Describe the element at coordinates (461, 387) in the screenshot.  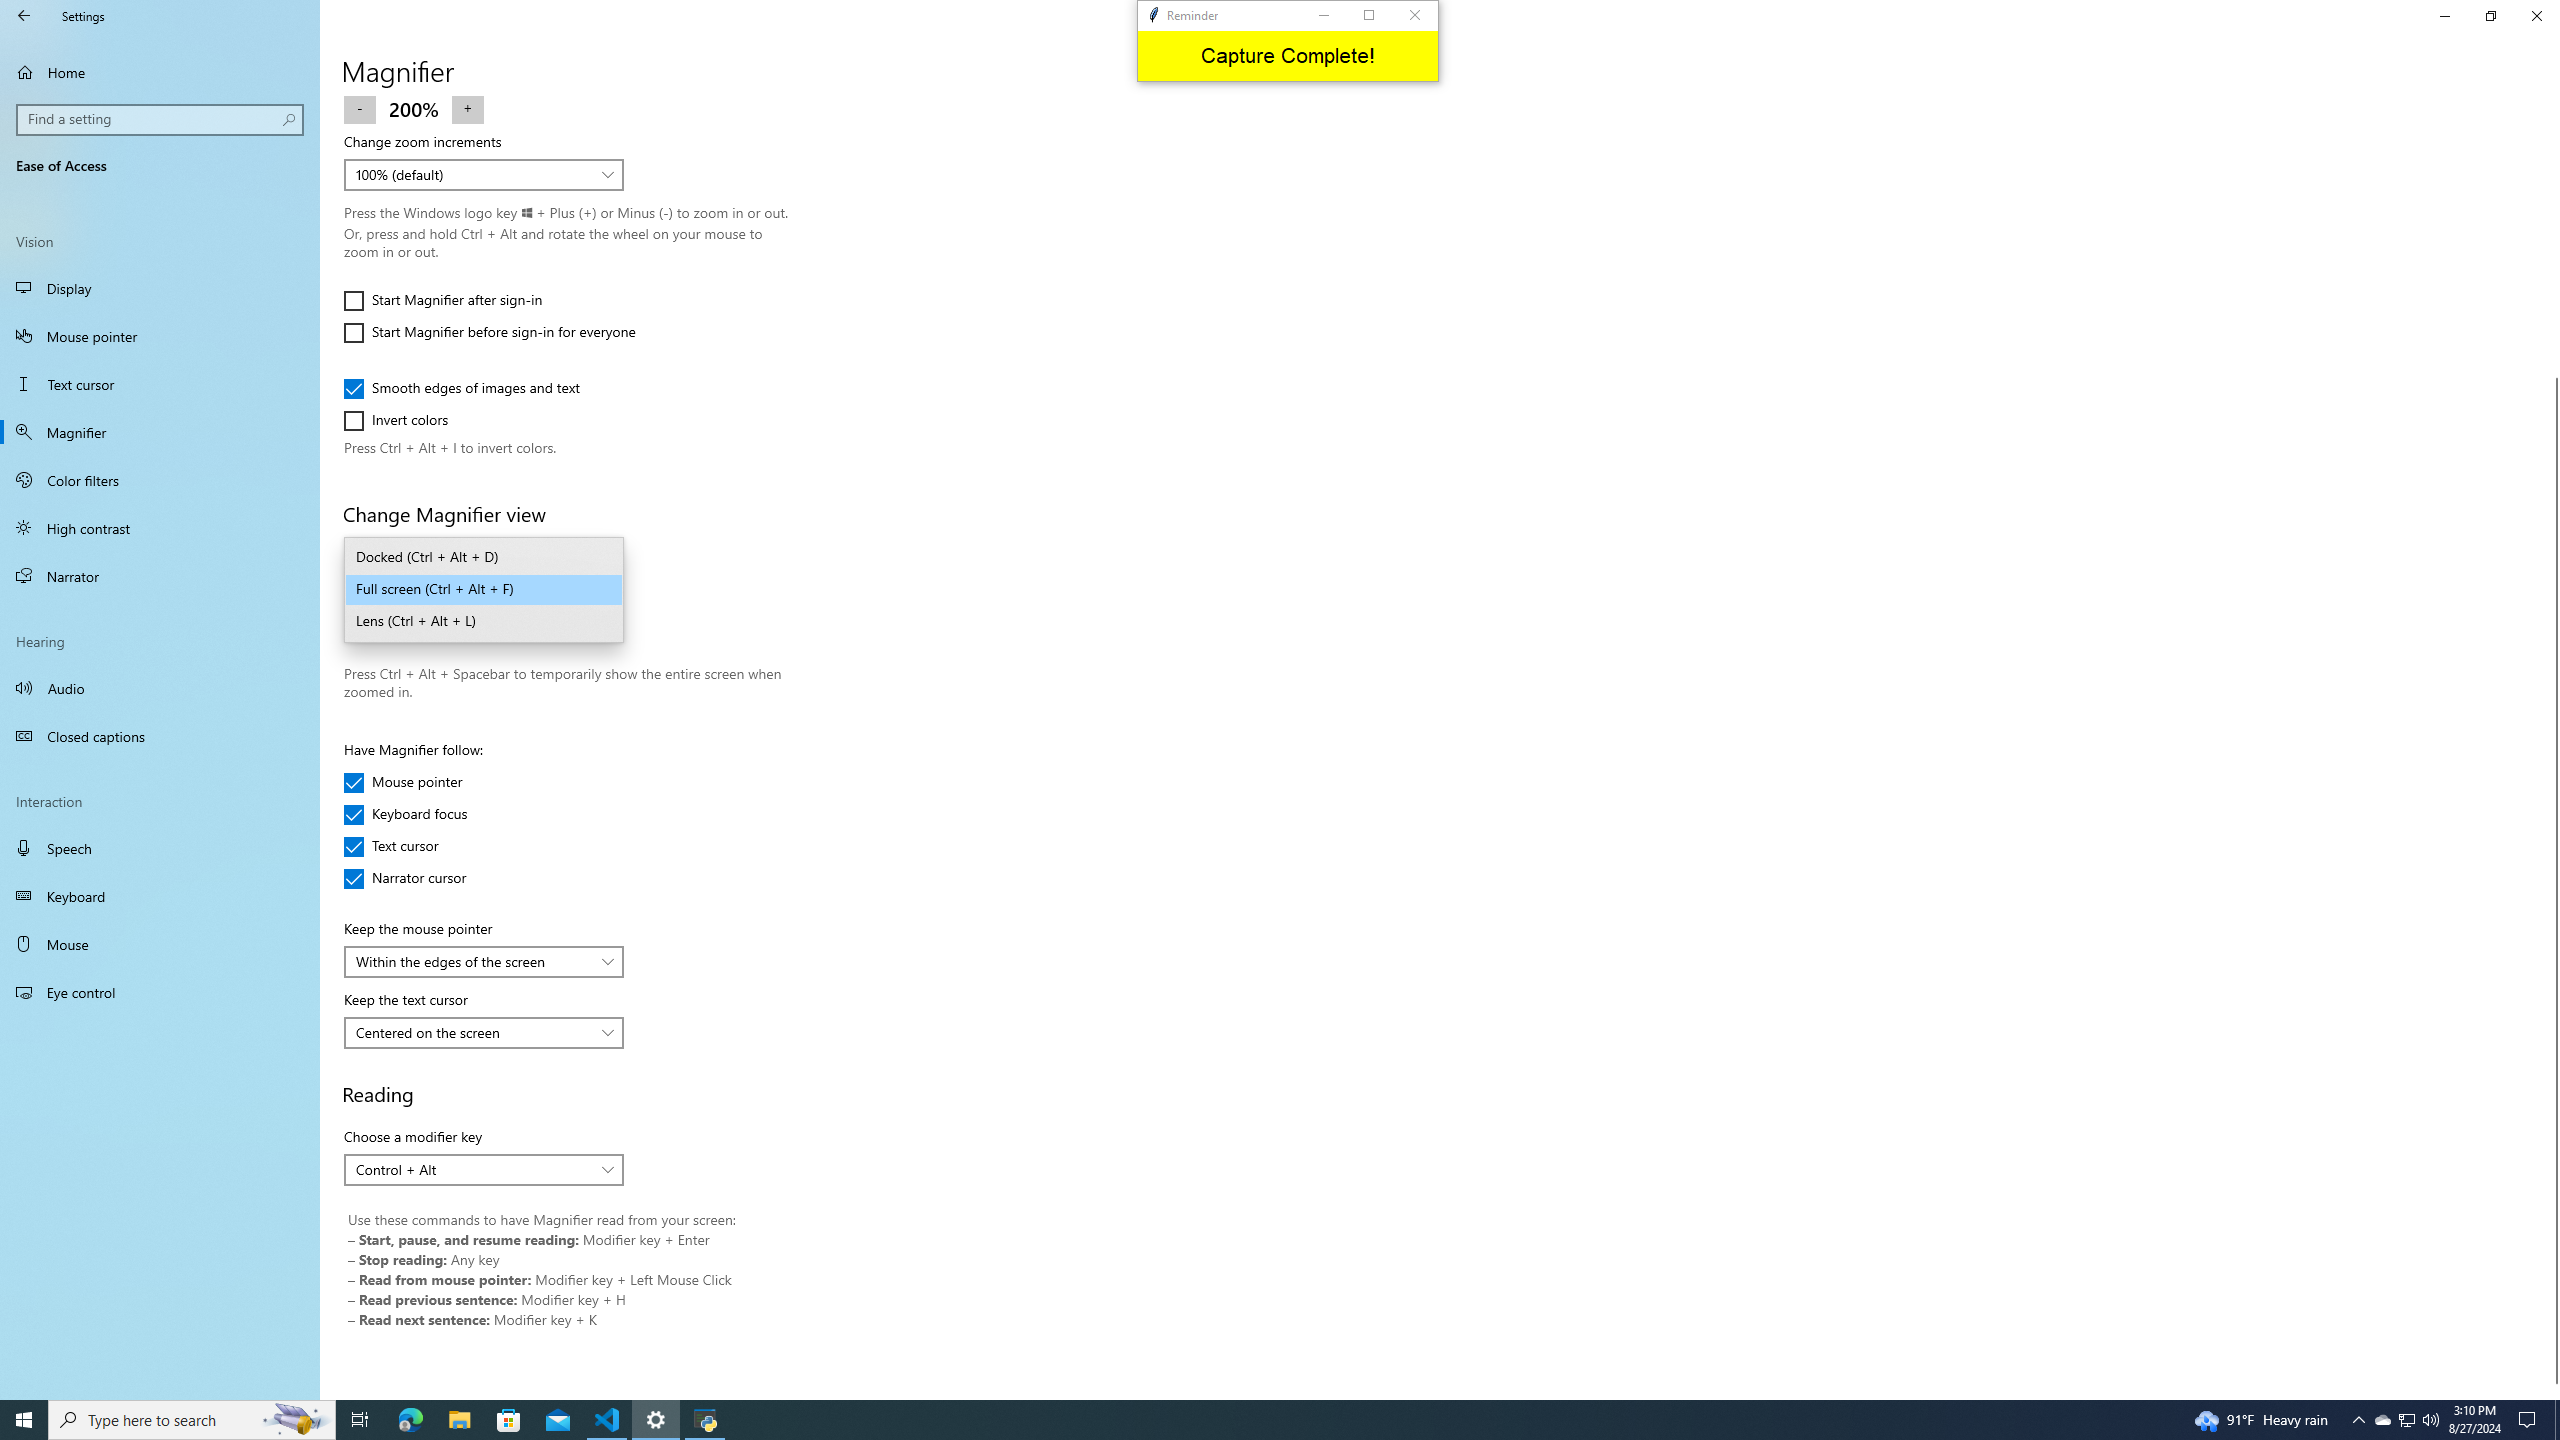
I see `'Smooth edges of images and text'` at that location.